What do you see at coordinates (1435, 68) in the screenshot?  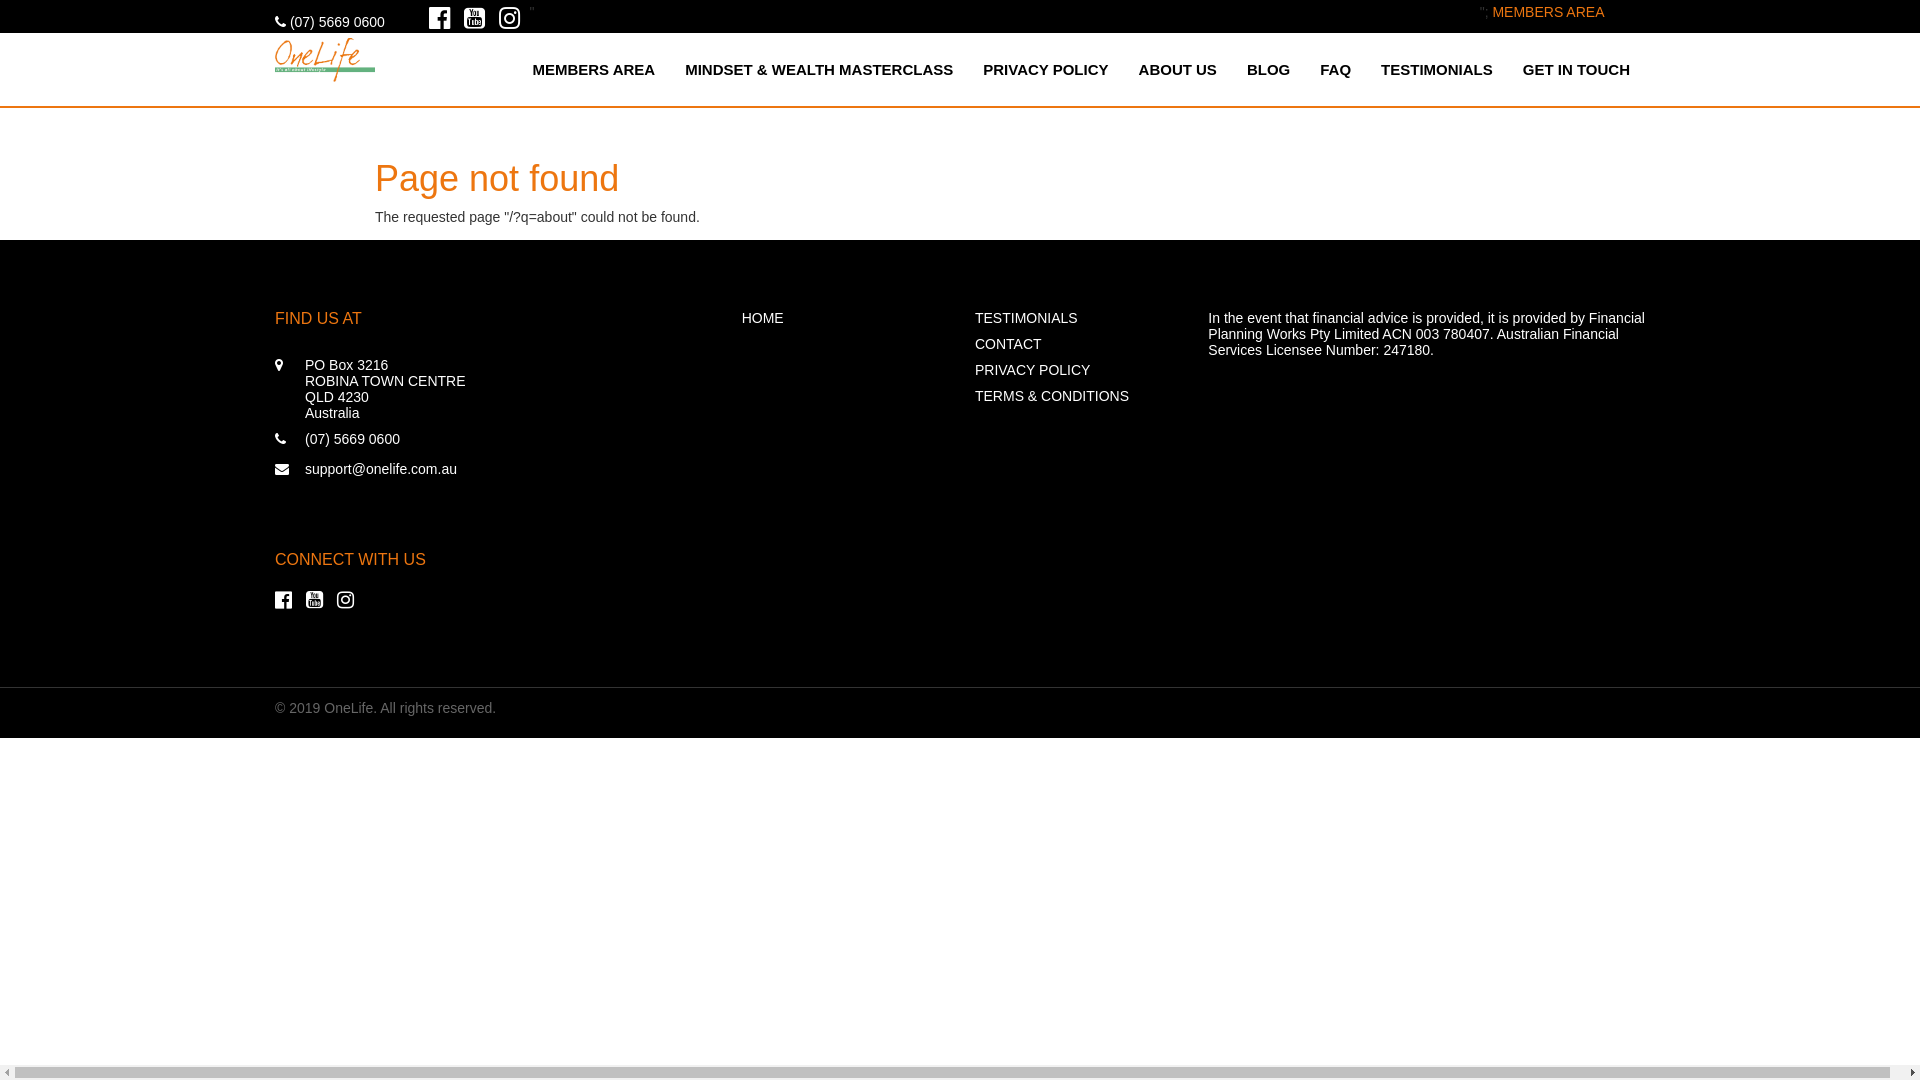 I see `'TESTIMONIALS'` at bounding box center [1435, 68].